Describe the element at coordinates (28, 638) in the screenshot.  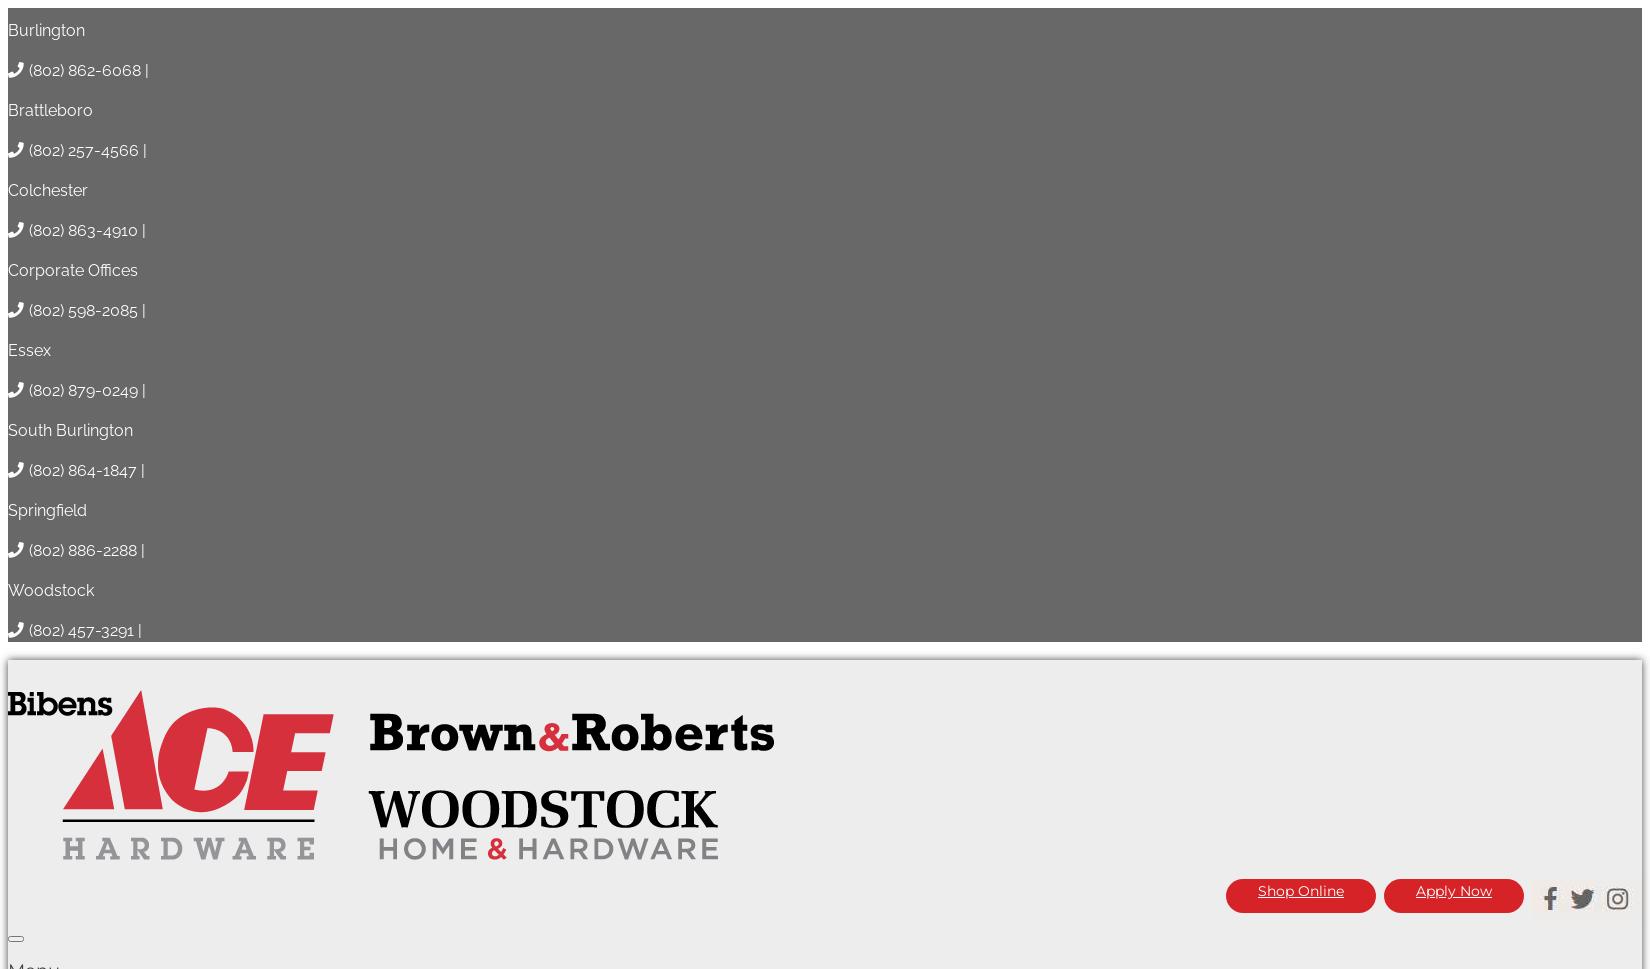
I see `'Basil'` at that location.